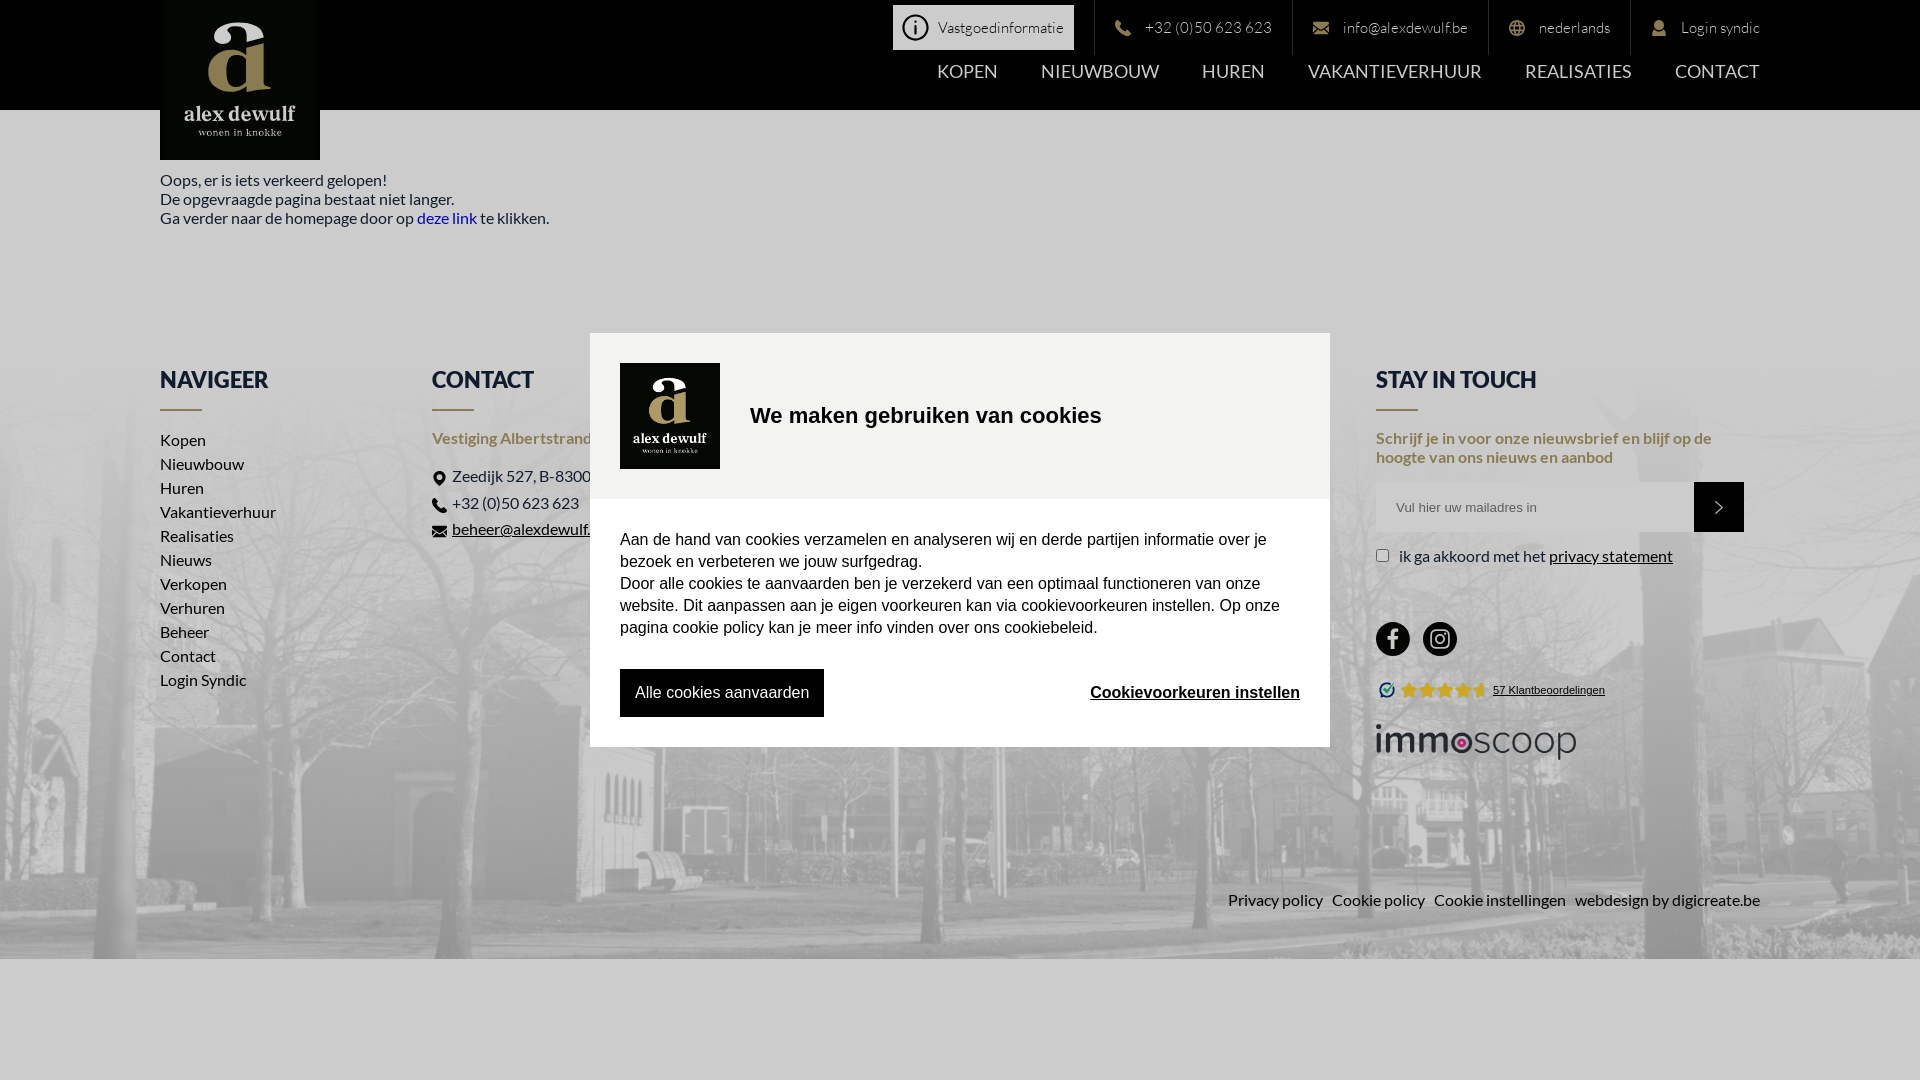  What do you see at coordinates (217, 510) in the screenshot?
I see `'Vakantieverhuur'` at bounding box center [217, 510].